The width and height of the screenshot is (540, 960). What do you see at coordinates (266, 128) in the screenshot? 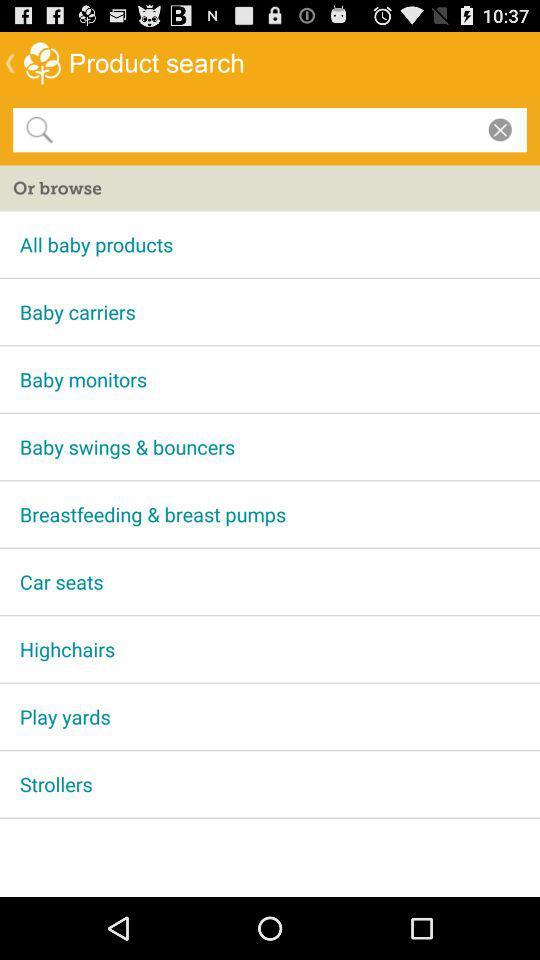
I see `search bar` at bounding box center [266, 128].